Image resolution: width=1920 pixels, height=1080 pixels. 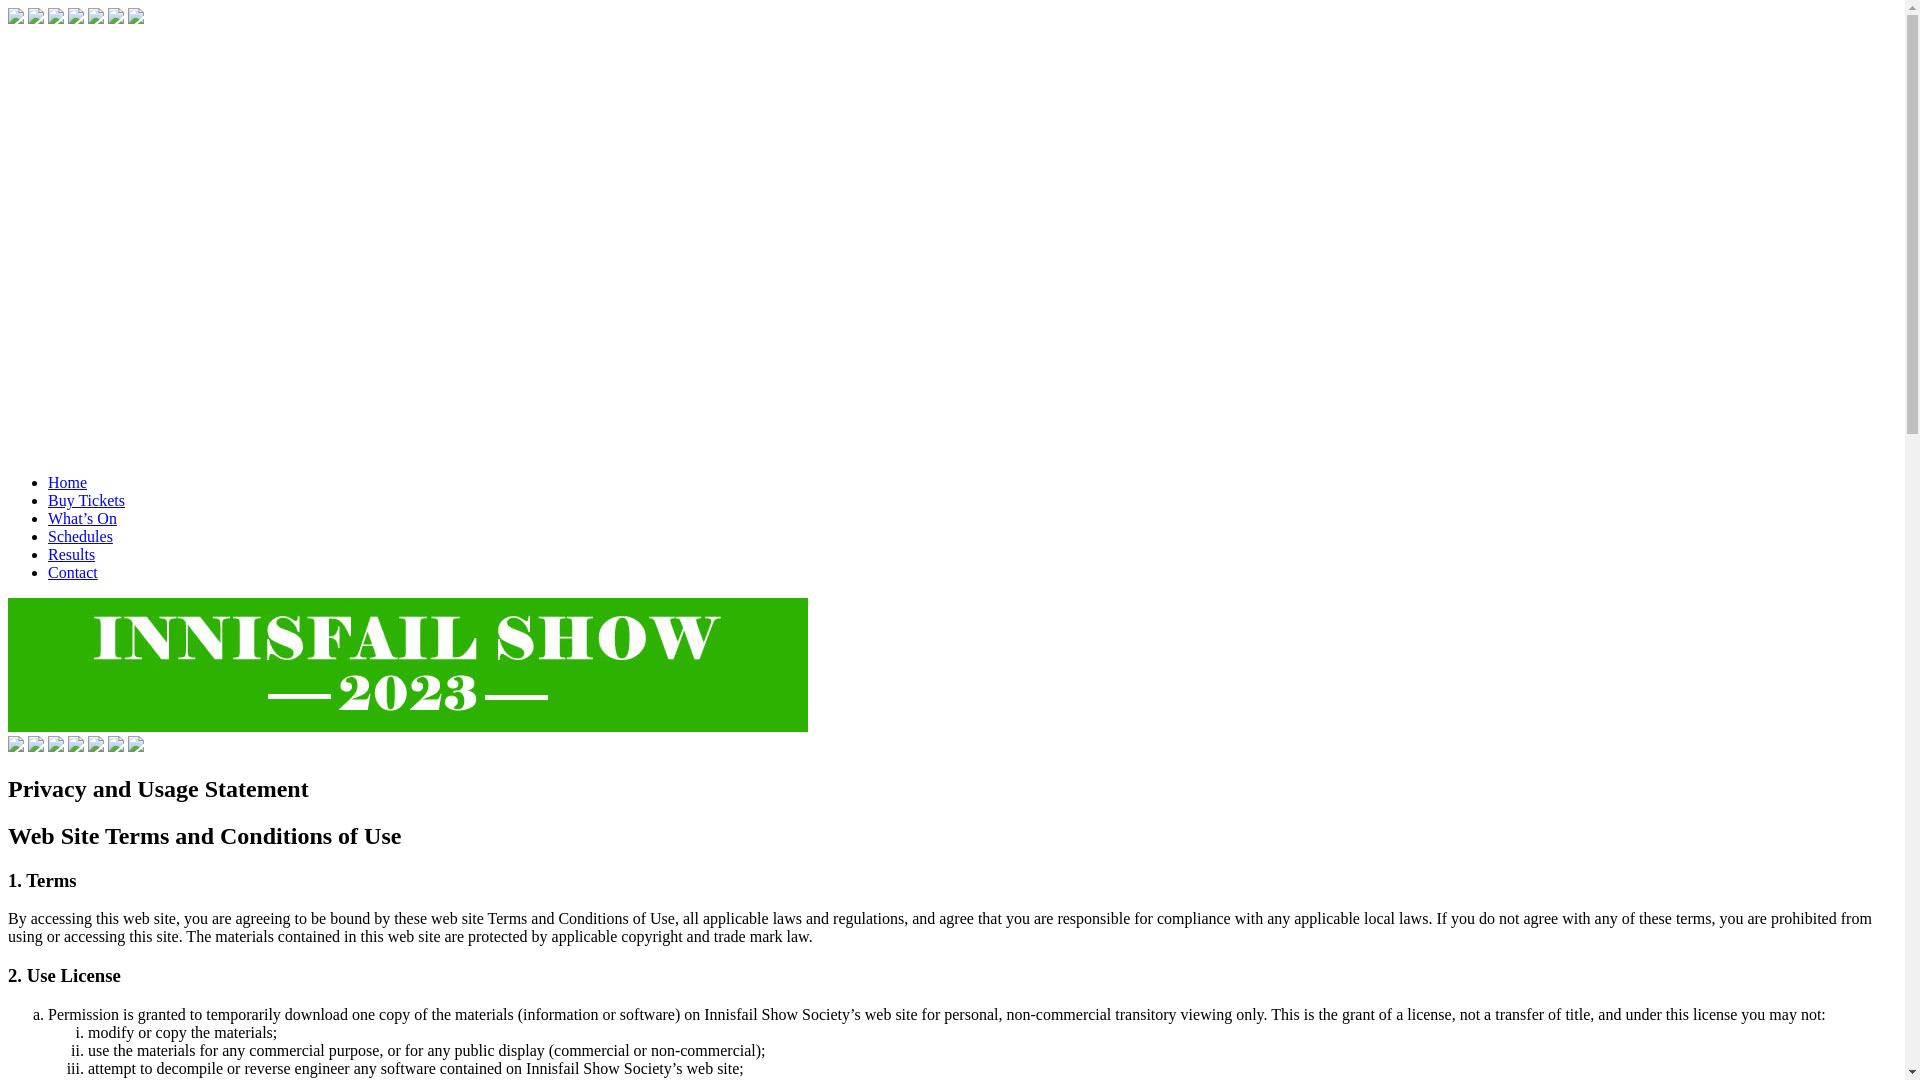 I want to click on 'Contact', so click(x=72, y=572).